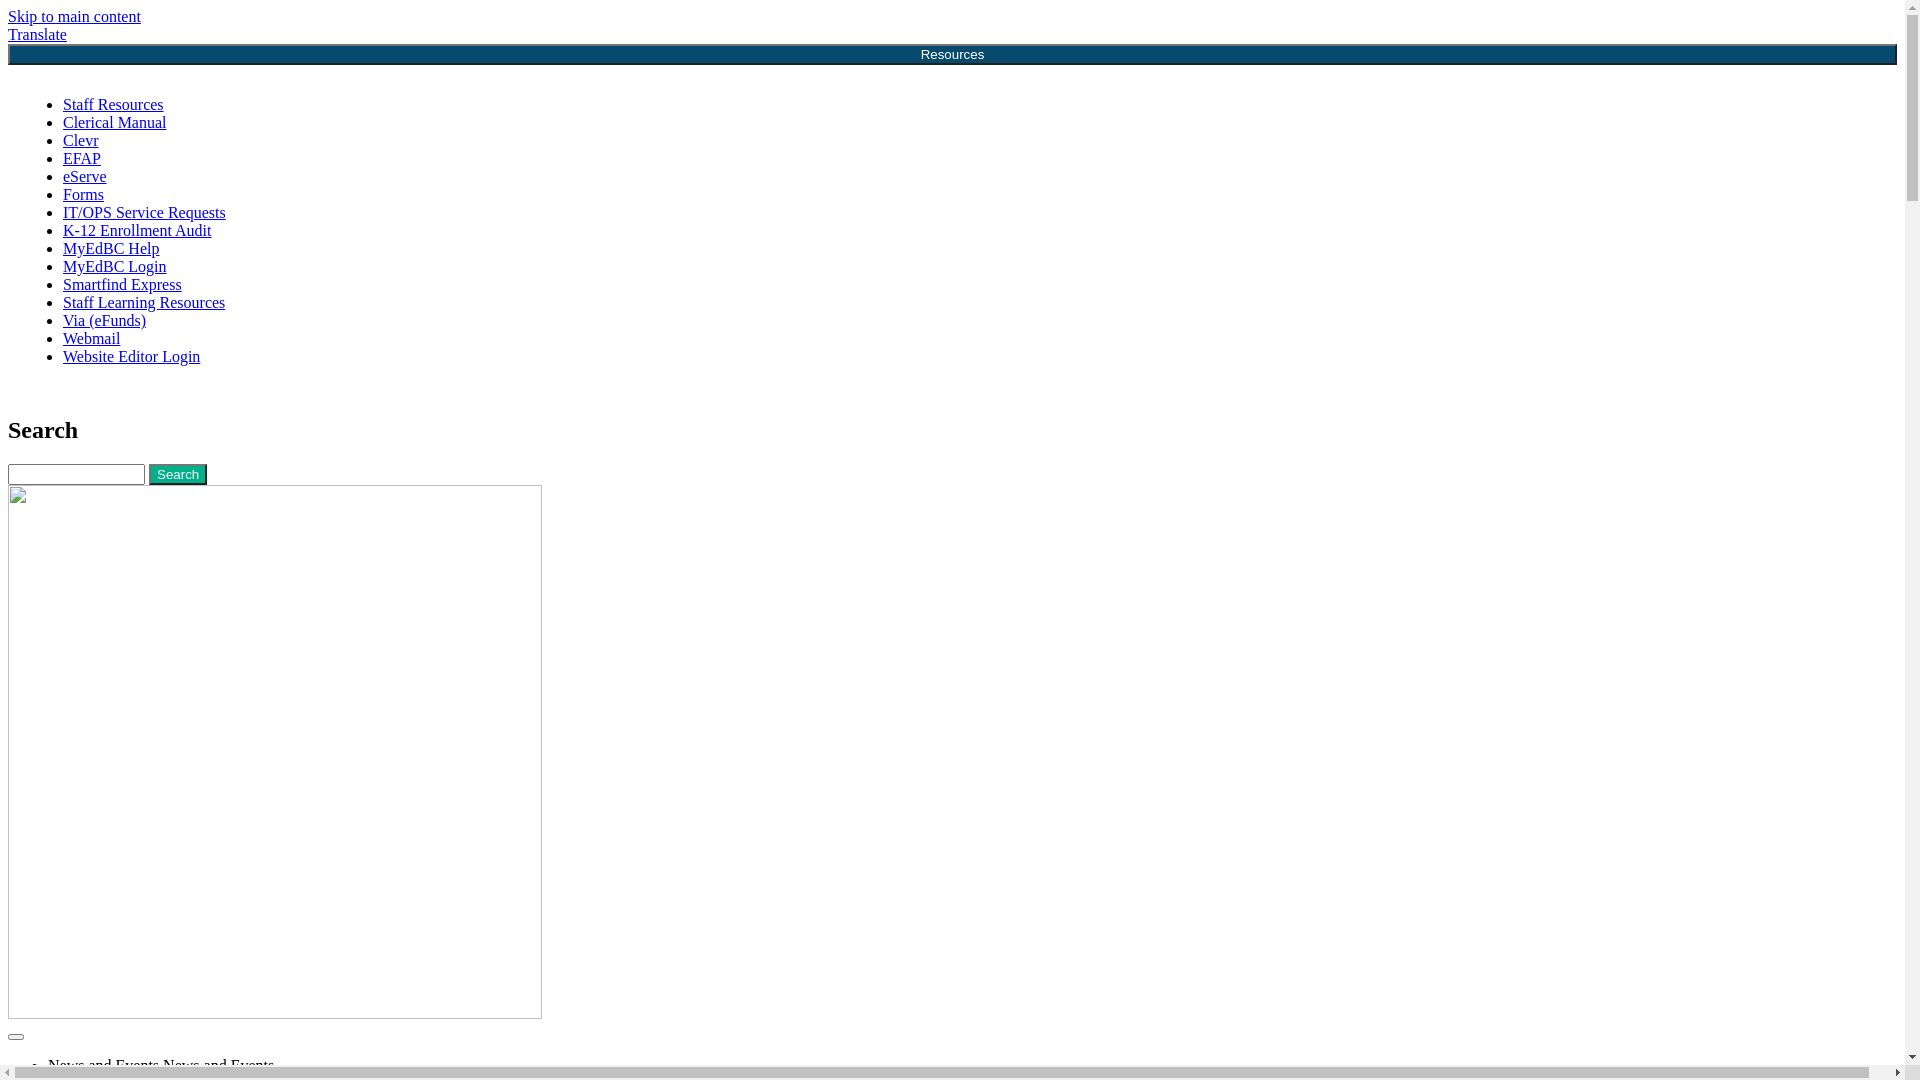 The height and width of the screenshot is (1080, 1920). Describe the element at coordinates (114, 122) in the screenshot. I see `'Clerical Manual'` at that location.